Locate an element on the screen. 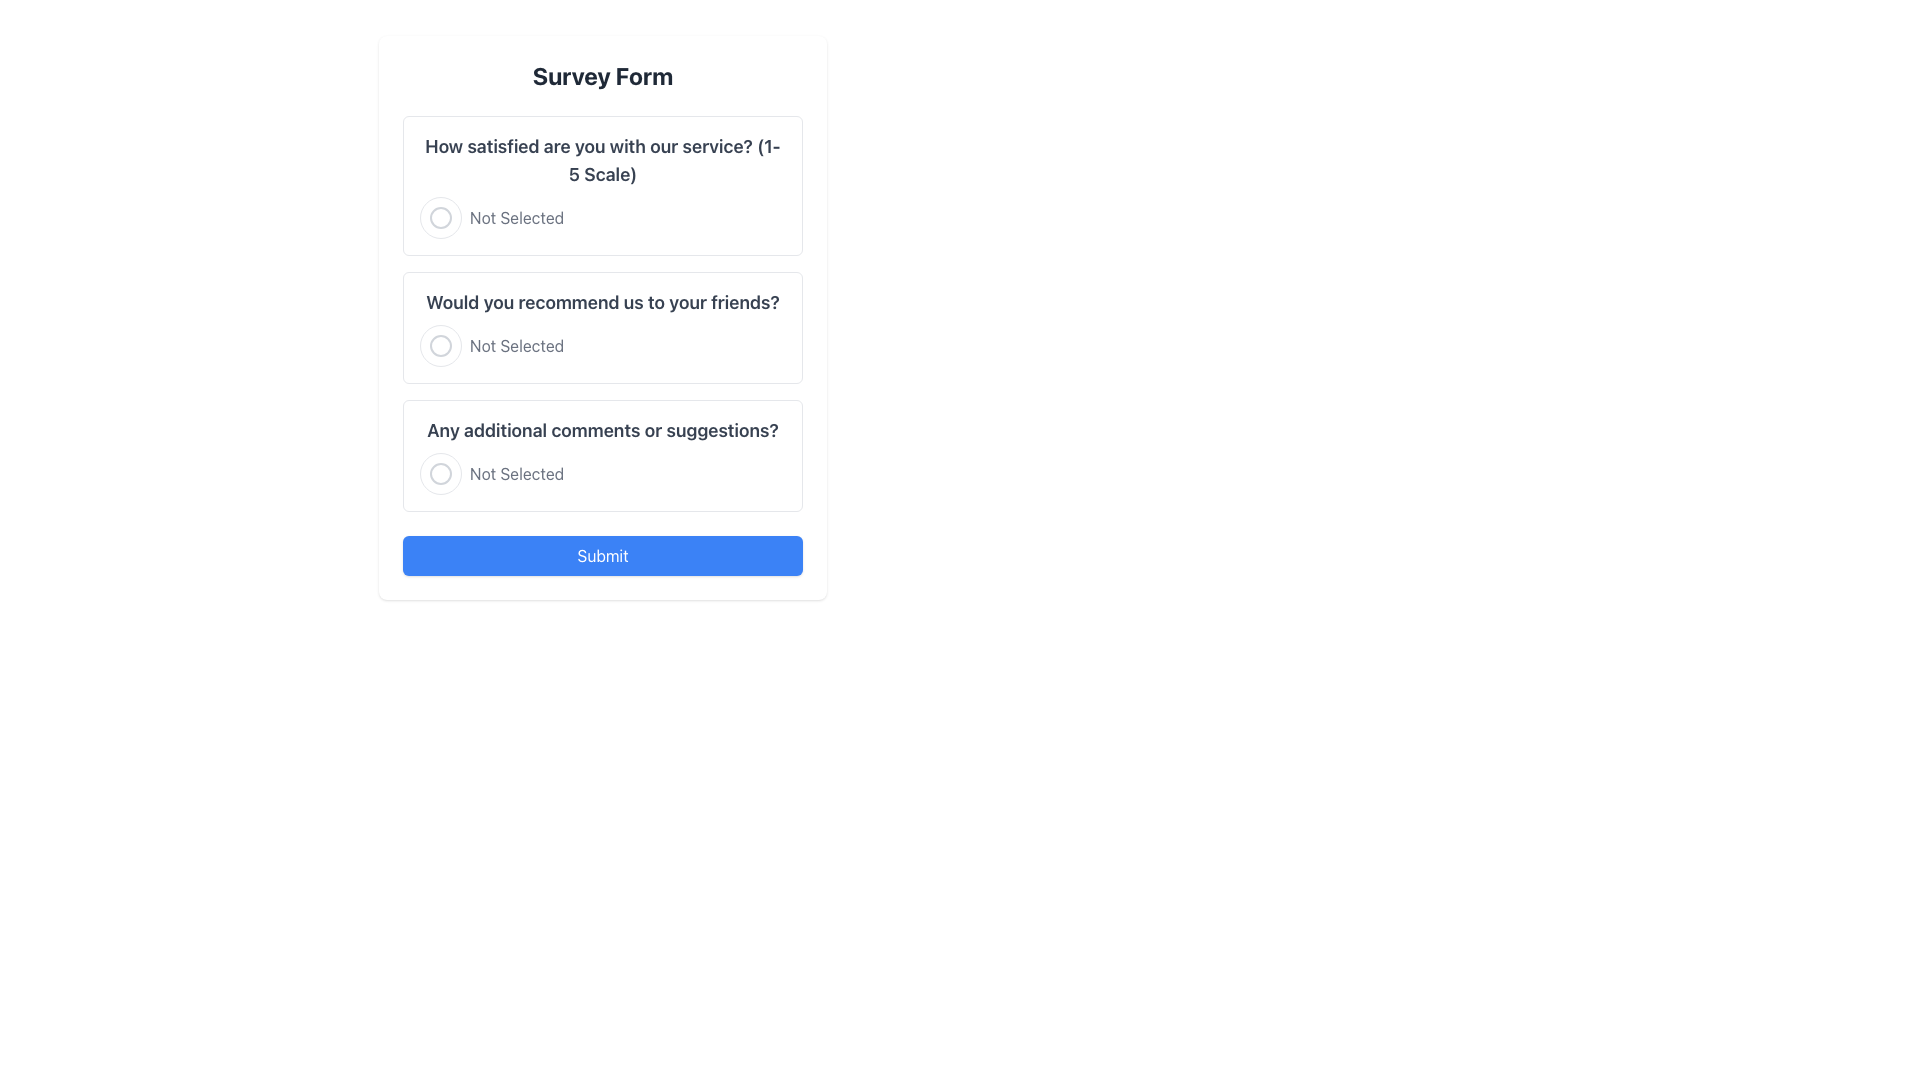 The height and width of the screenshot is (1080, 1920). the third radio button option in the 'Any additional comments or suggestions?' section of the survey form is located at coordinates (602, 474).